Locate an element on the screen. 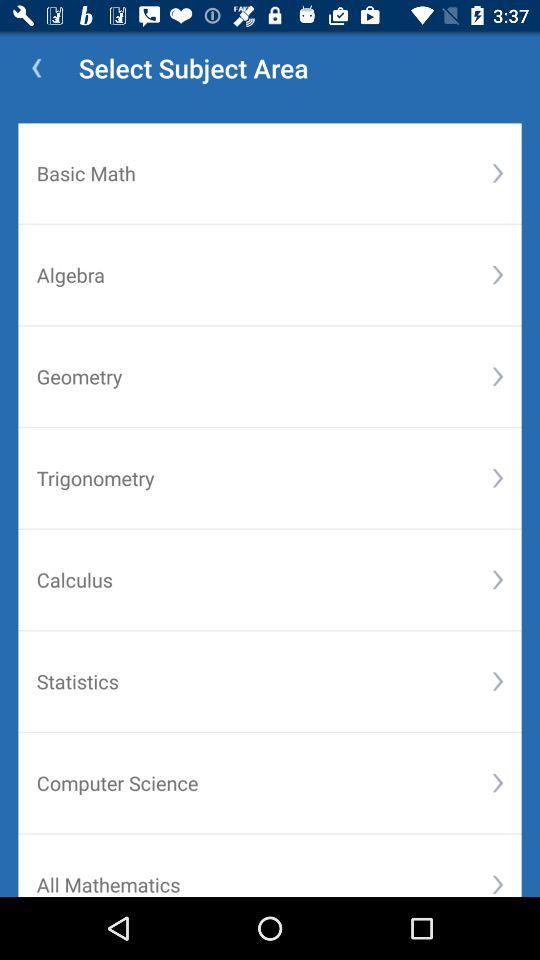 The image size is (540, 960). the icon below algebra icon is located at coordinates (496, 375).